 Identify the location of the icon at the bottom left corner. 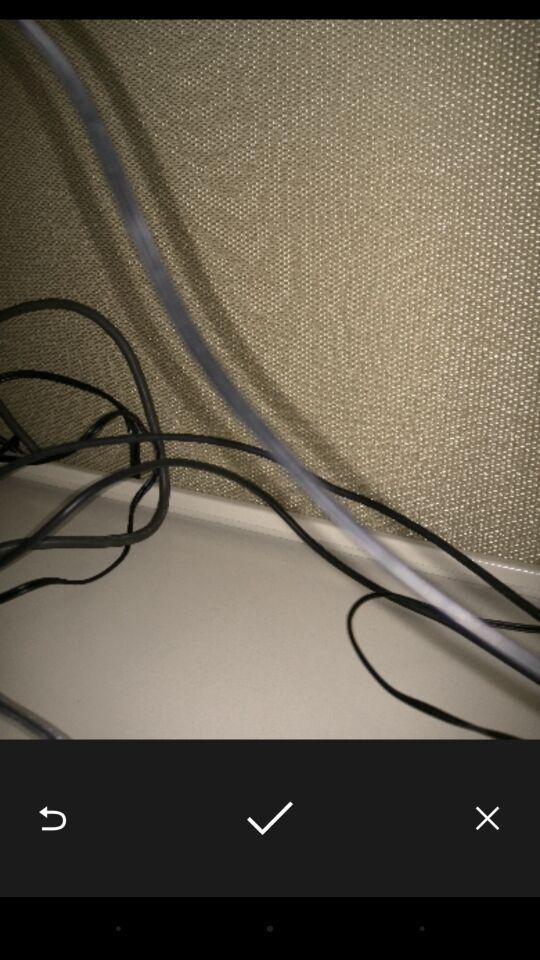
(52, 818).